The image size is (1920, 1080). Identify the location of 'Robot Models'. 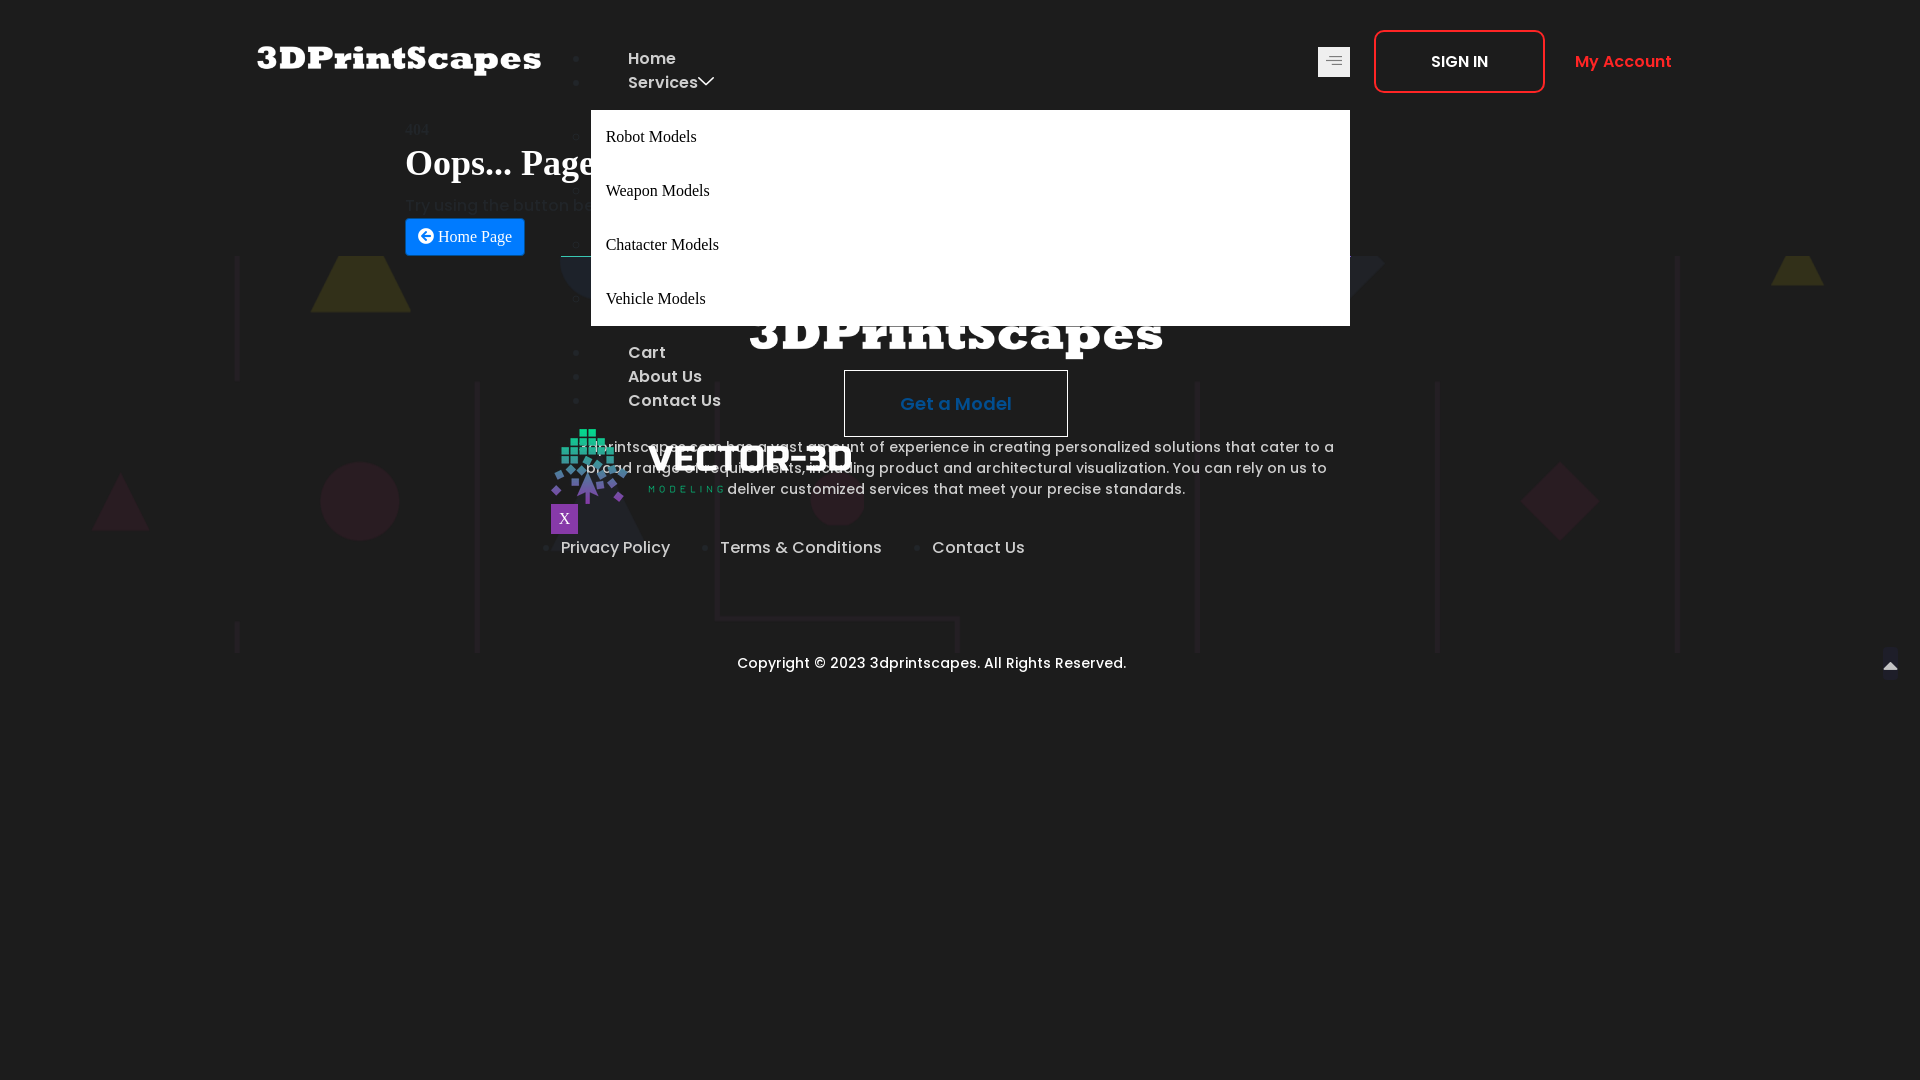
(589, 136).